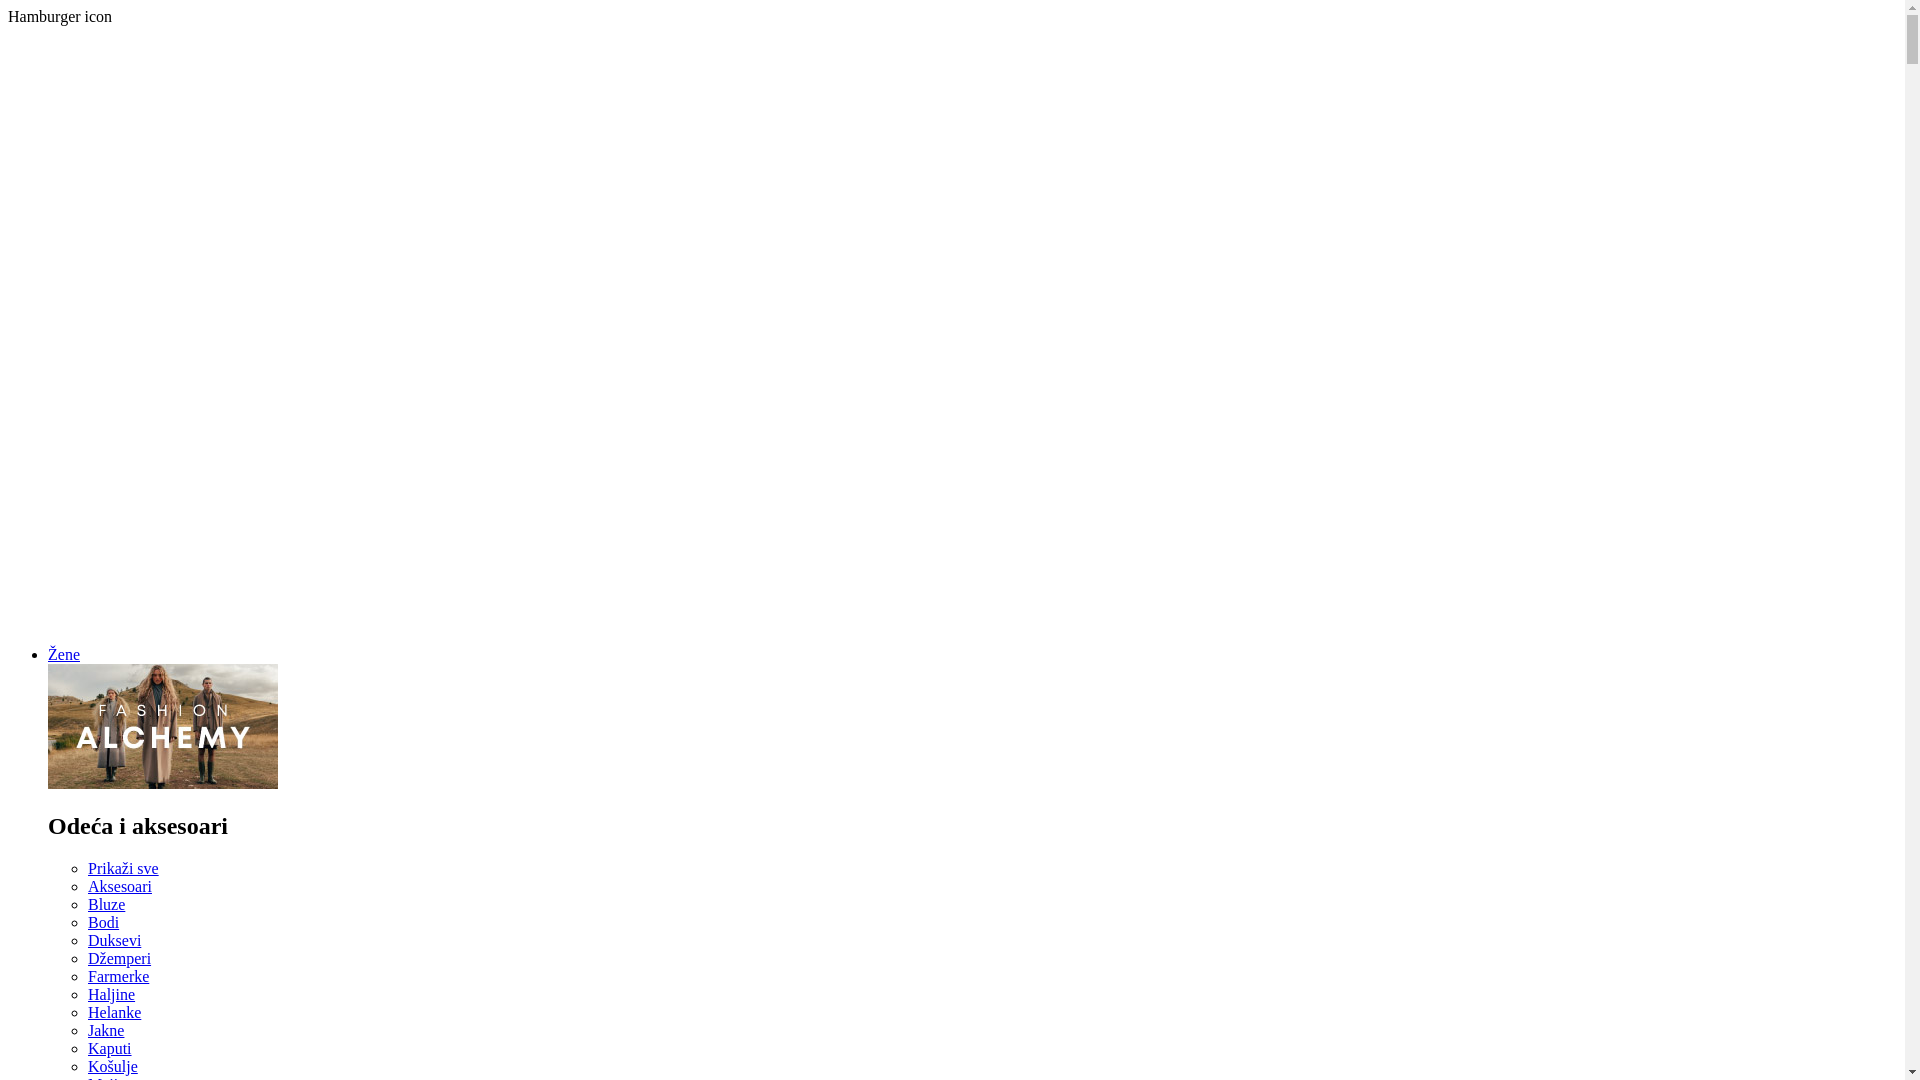  I want to click on 'Bluze', so click(105, 904).